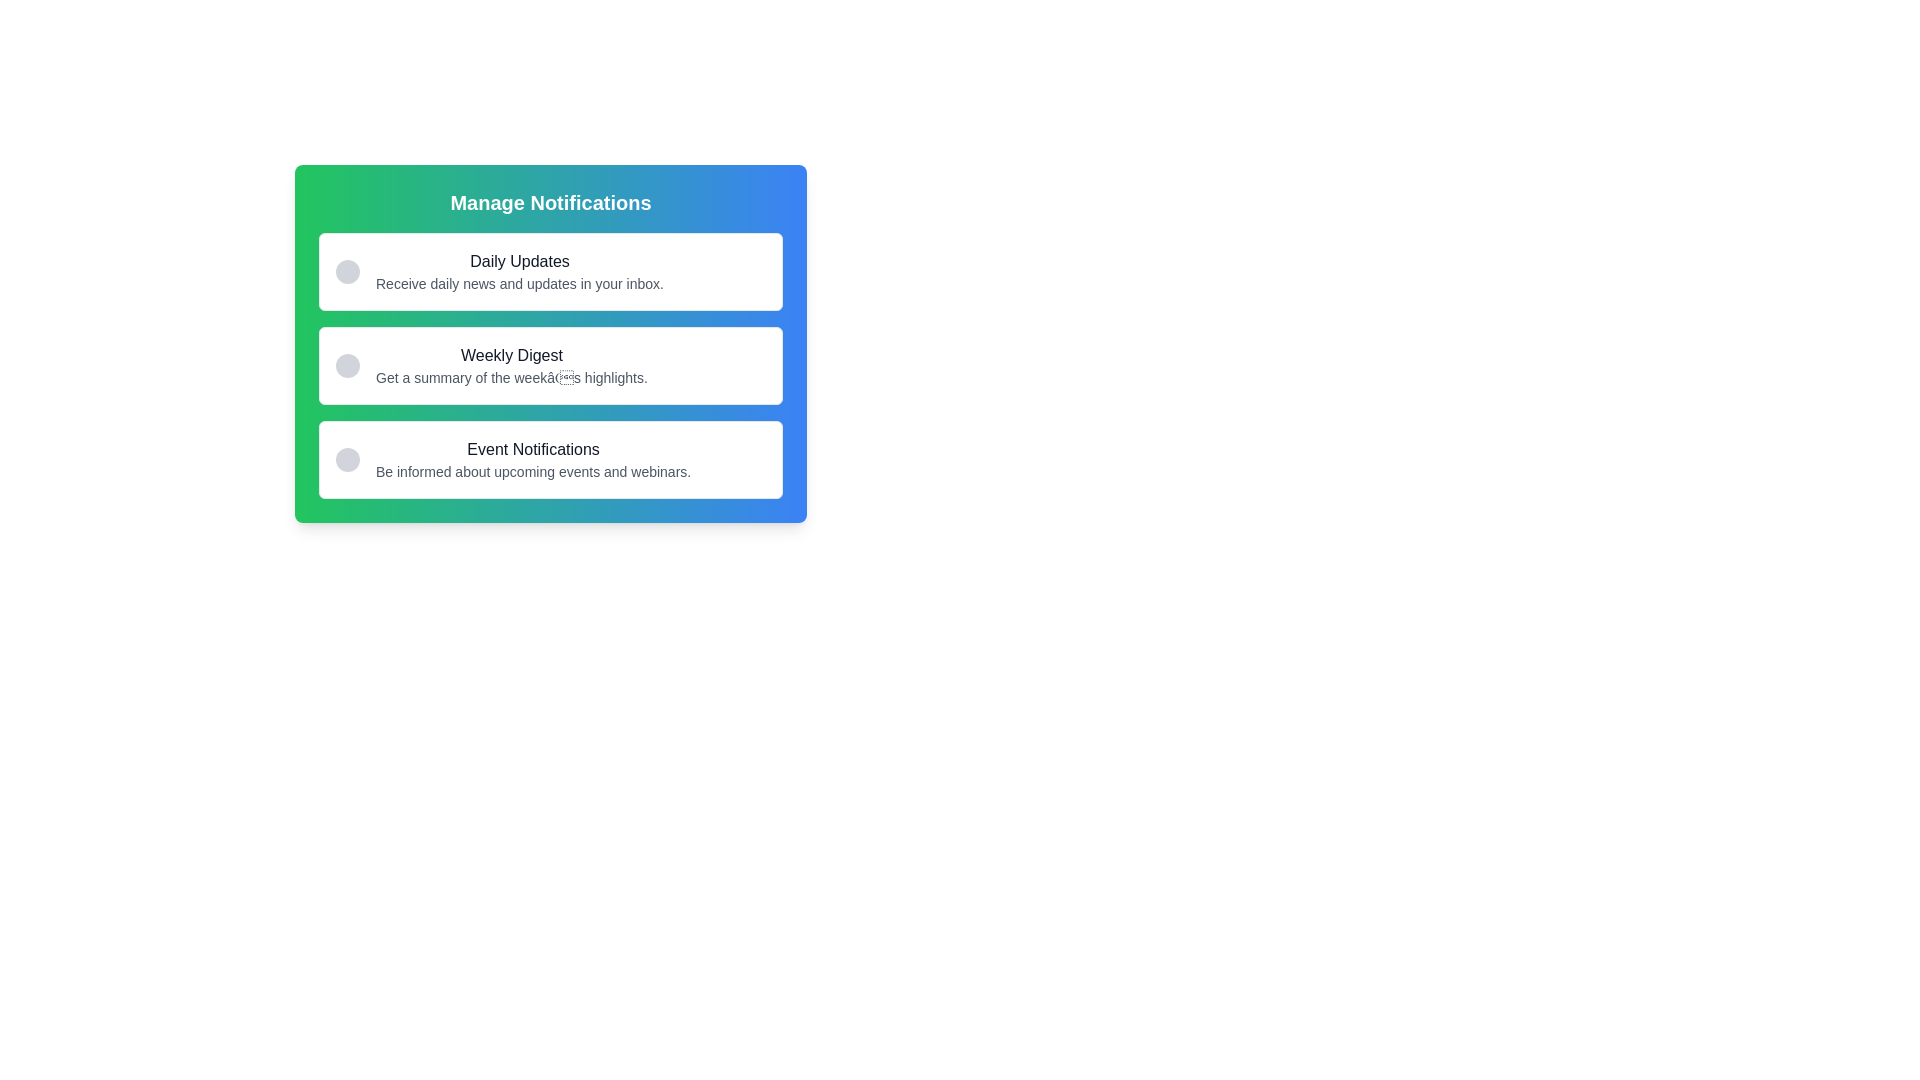  What do you see at coordinates (533, 471) in the screenshot?
I see `the Text Label that describes the 'Event Notifications' feature, which is located directly below the heading 'Event Notifications' in the notification options list` at bounding box center [533, 471].